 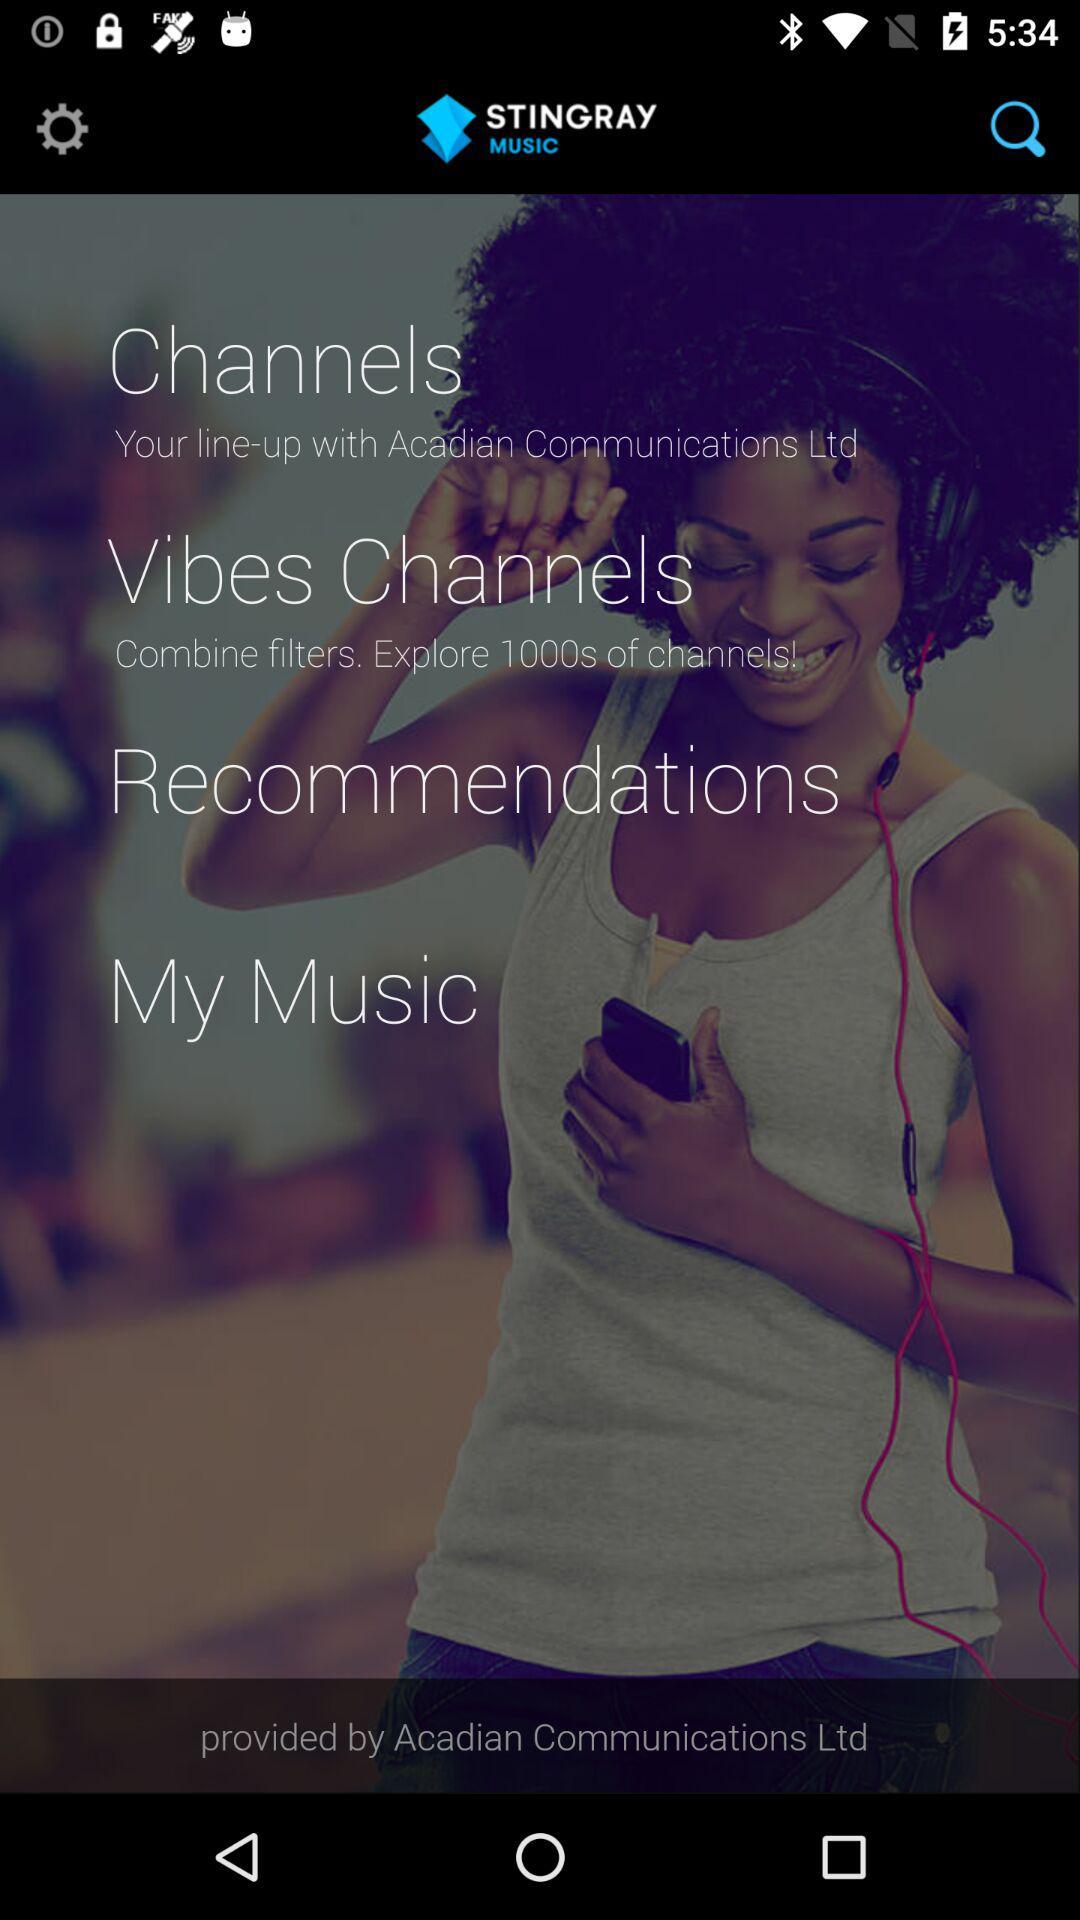 I want to click on icon above channels item, so click(x=1017, y=127).